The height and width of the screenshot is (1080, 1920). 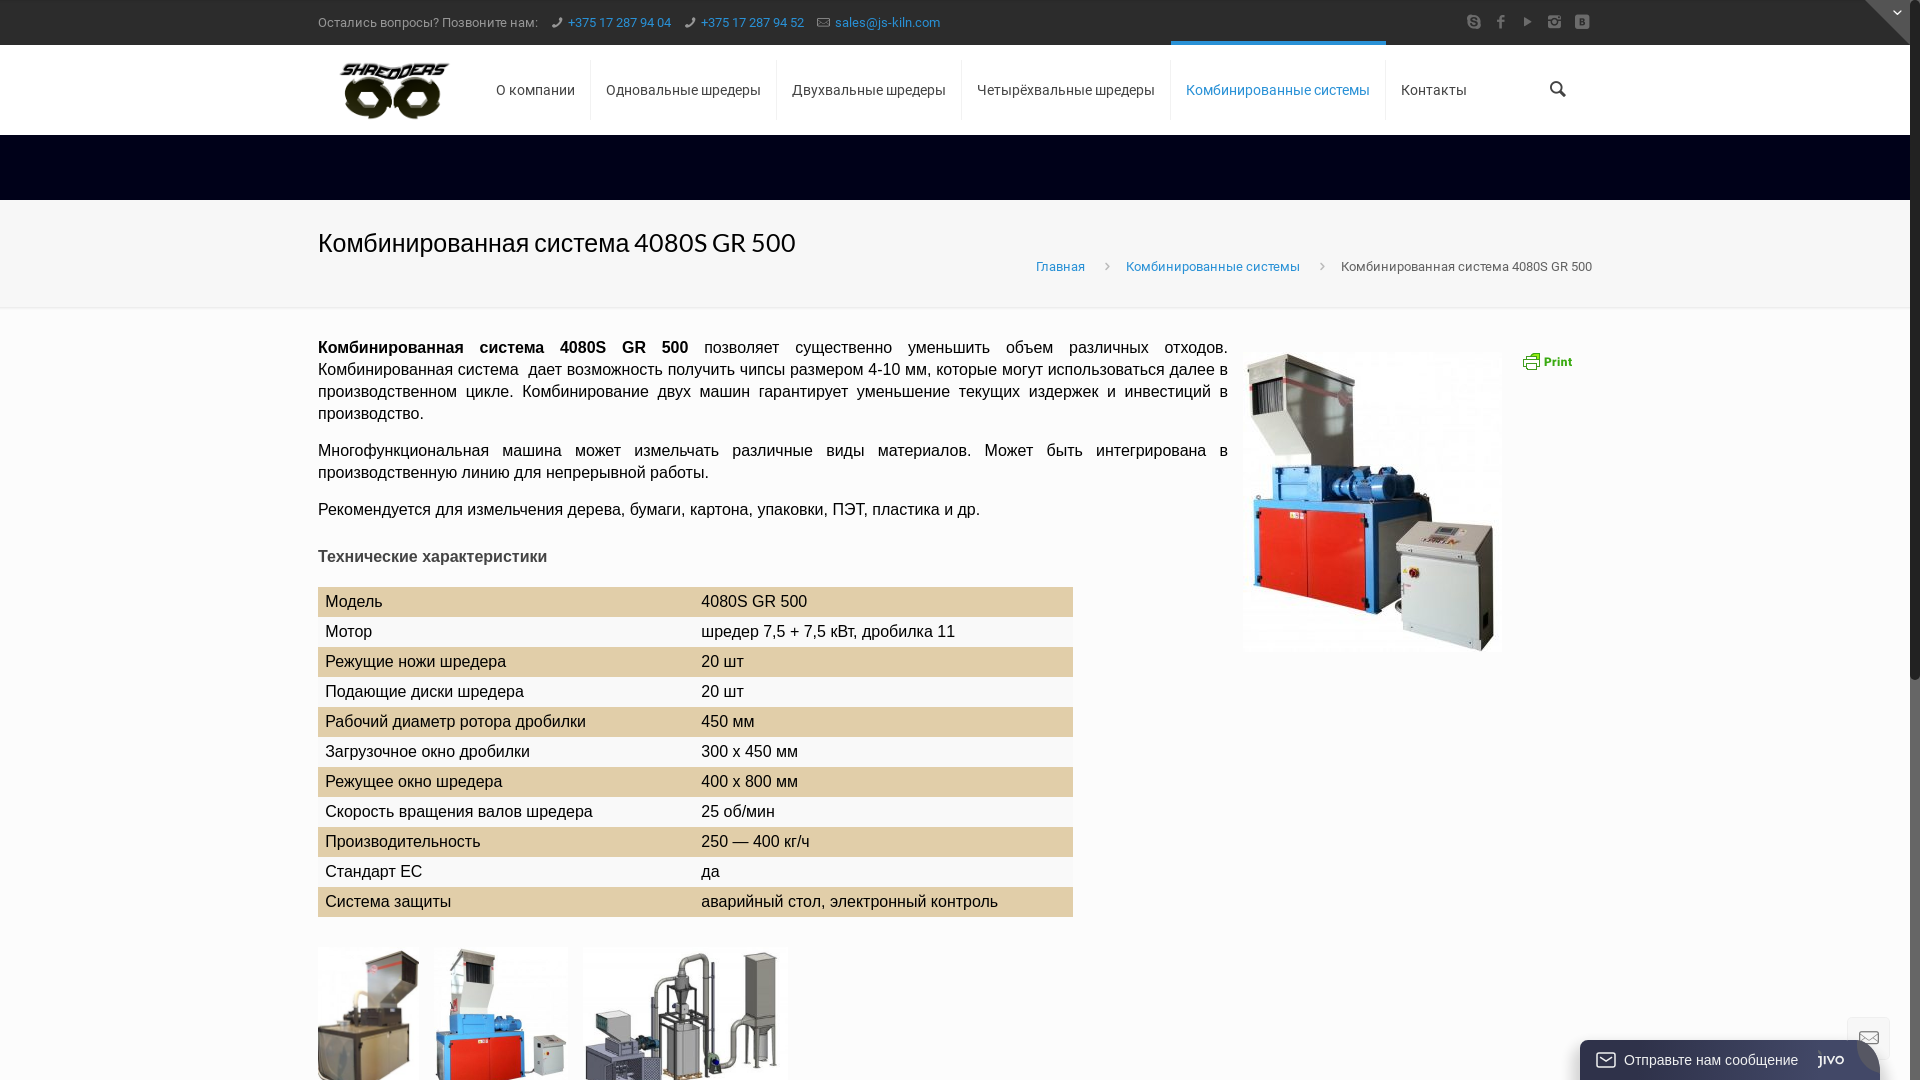 What do you see at coordinates (1526, 22) in the screenshot?
I see `'YouTube'` at bounding box center [1526, 22].